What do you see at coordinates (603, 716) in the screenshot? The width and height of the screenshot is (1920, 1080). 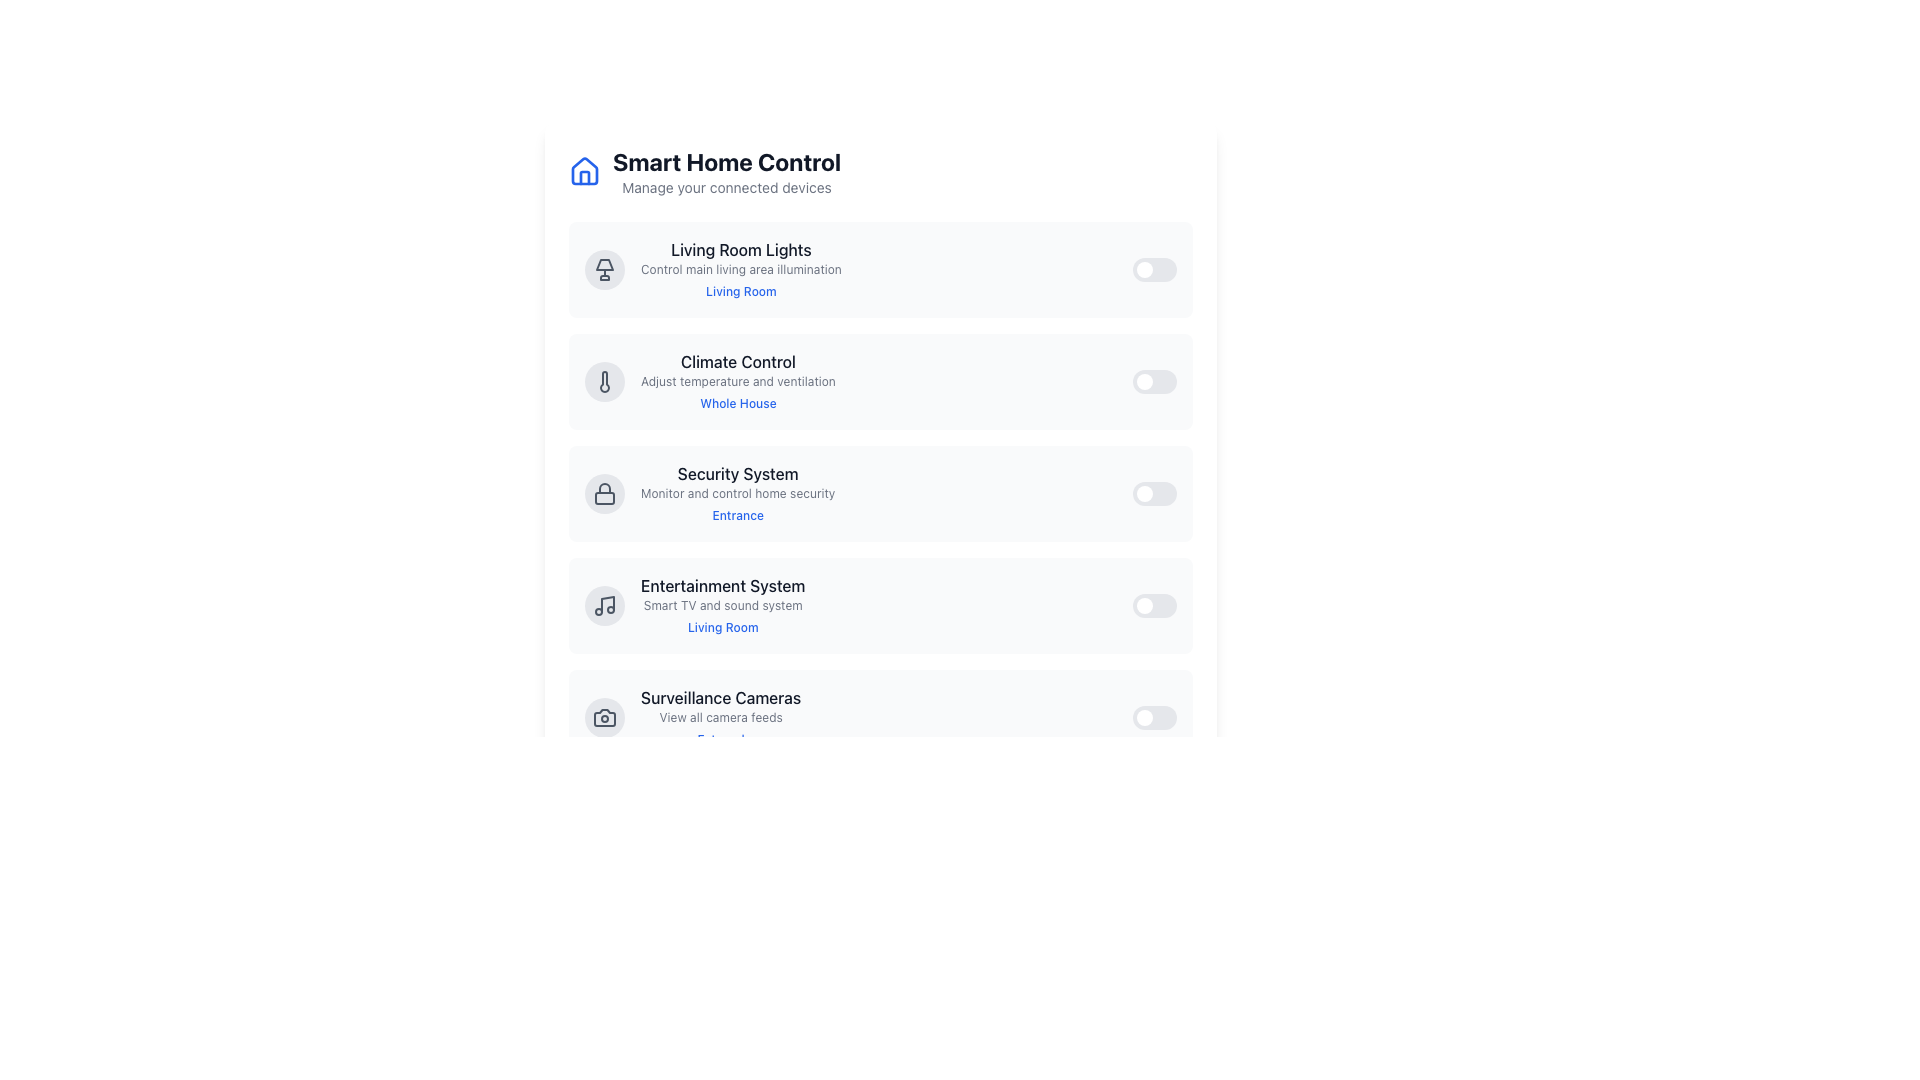 I see `the Surveillance Cameras icon in the Smart Home Control interface, which visually indicates the camera functionality and is positioned to the left of the section title and description` at bounding box center [603, 716].